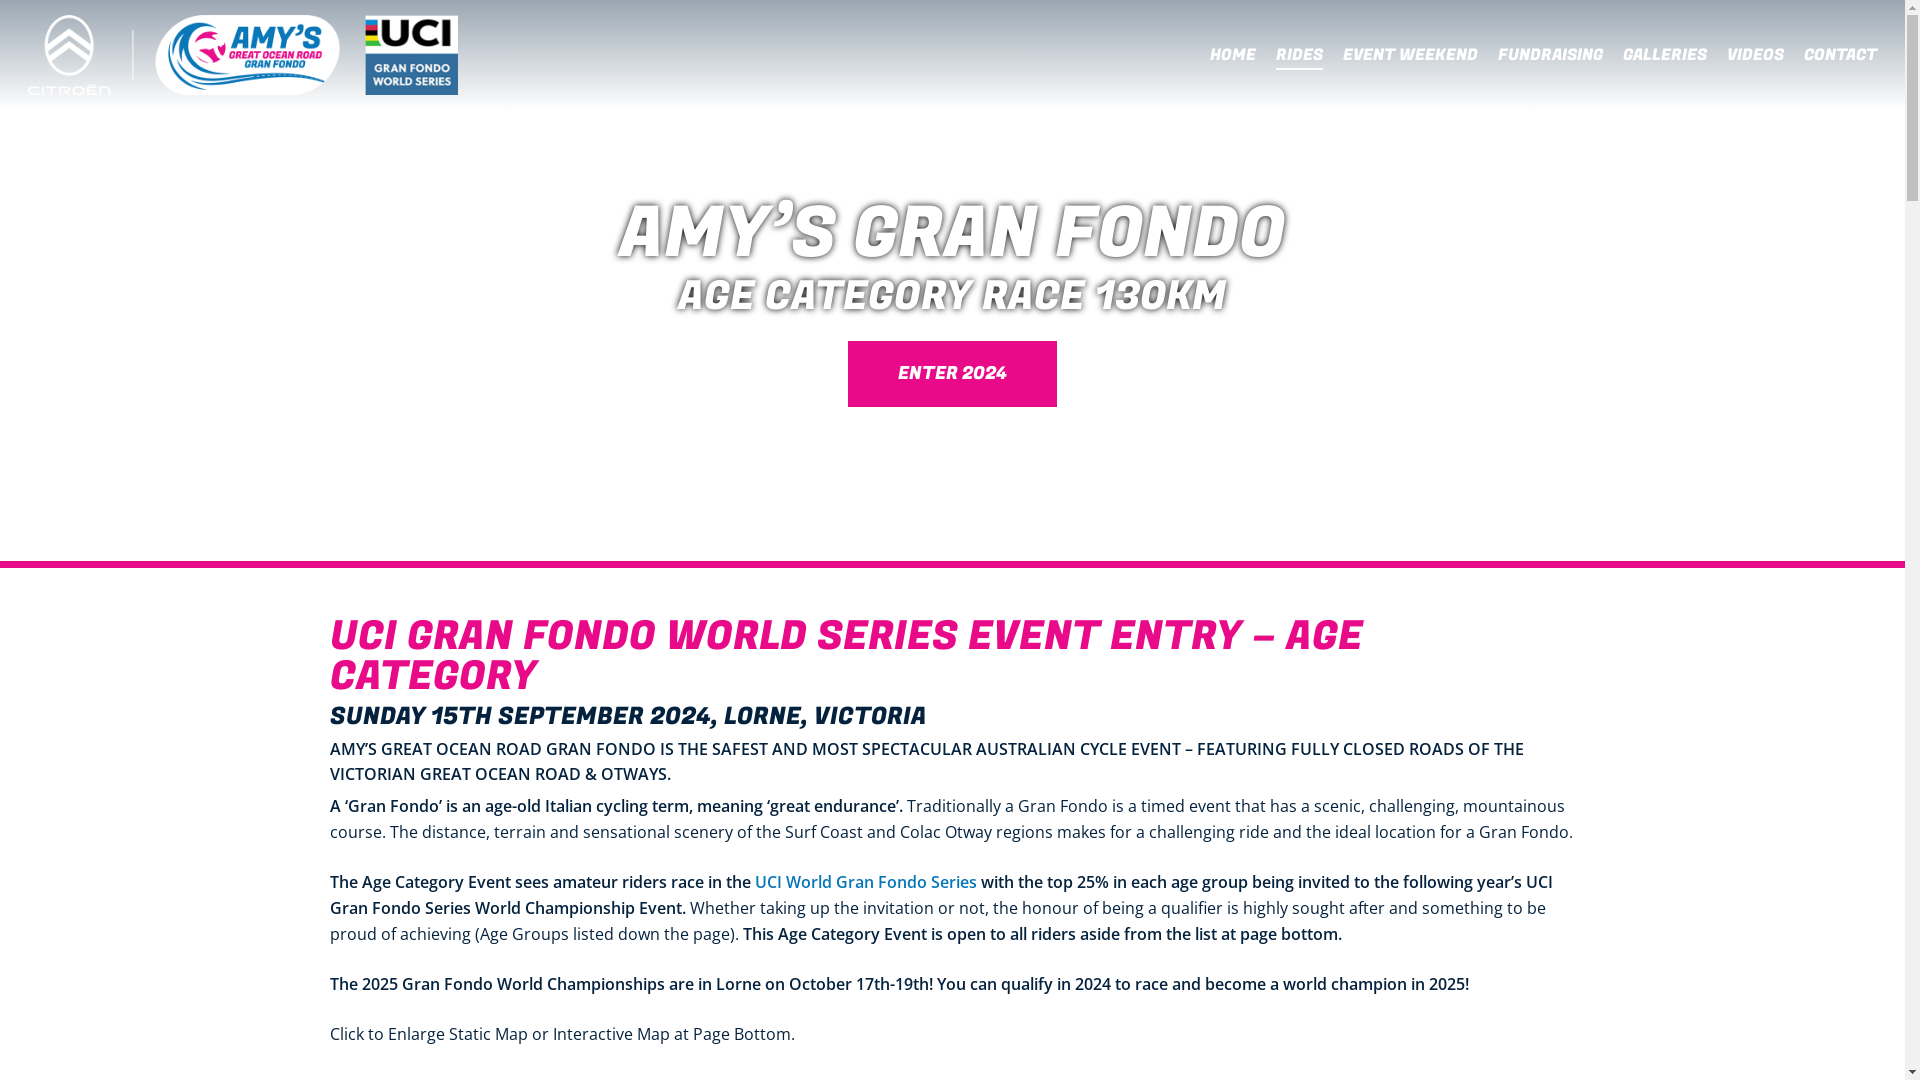  Describe the element at coordinates (951, 374) in the screenshot. I see `'ENTER 2024'` at that location.